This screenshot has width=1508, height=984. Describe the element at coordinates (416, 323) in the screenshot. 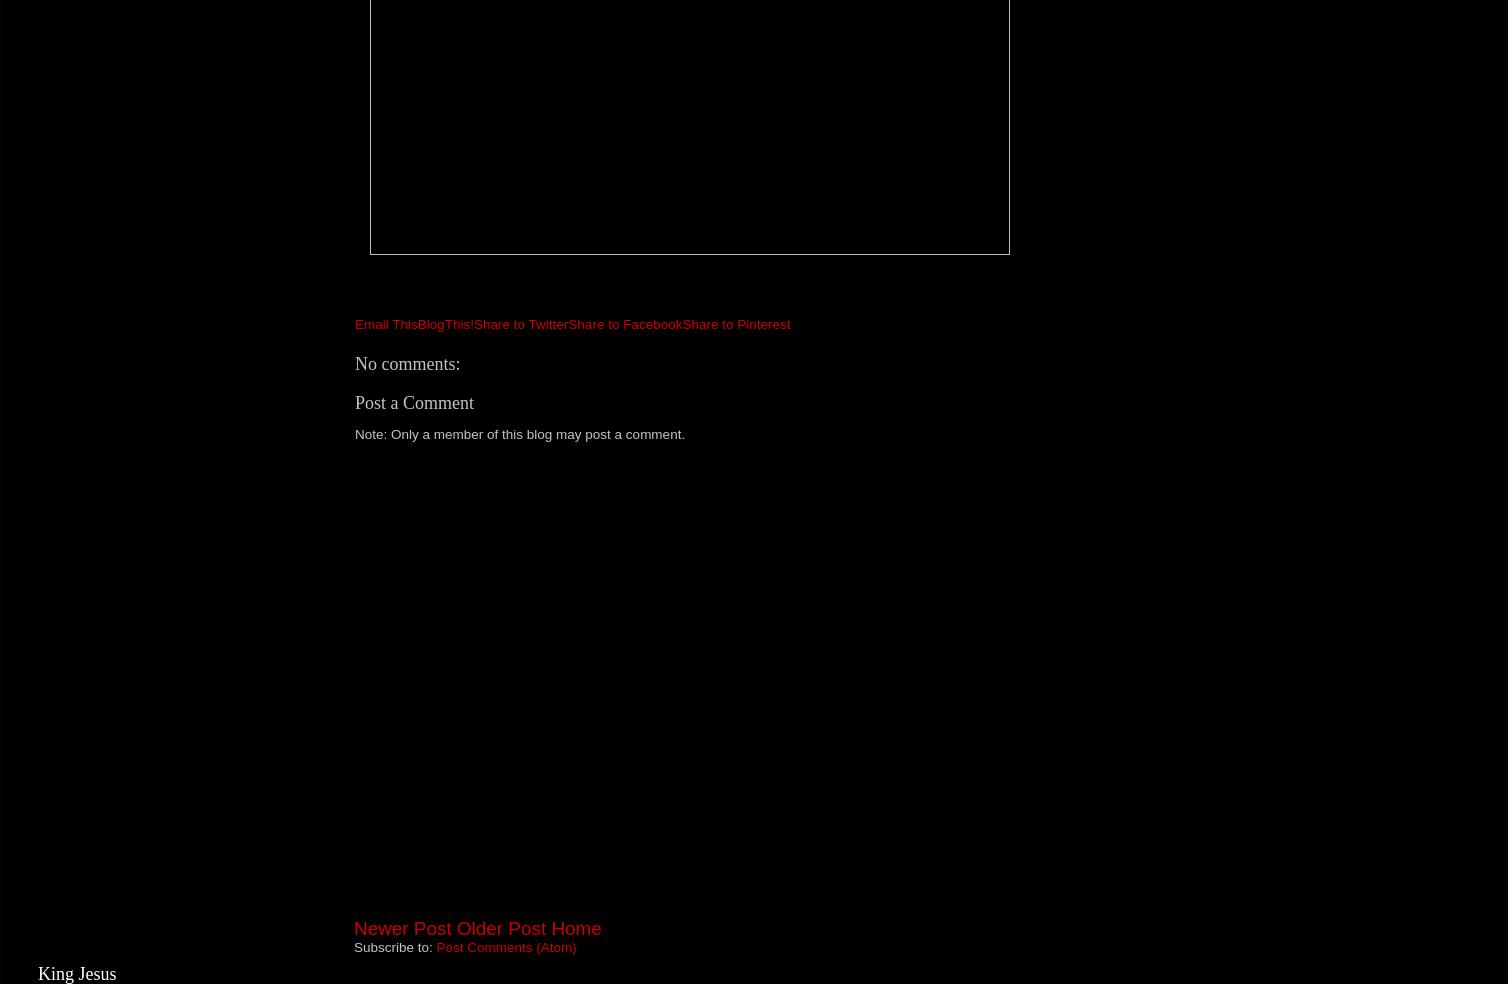

I see `'BlogThis!'` at that location.